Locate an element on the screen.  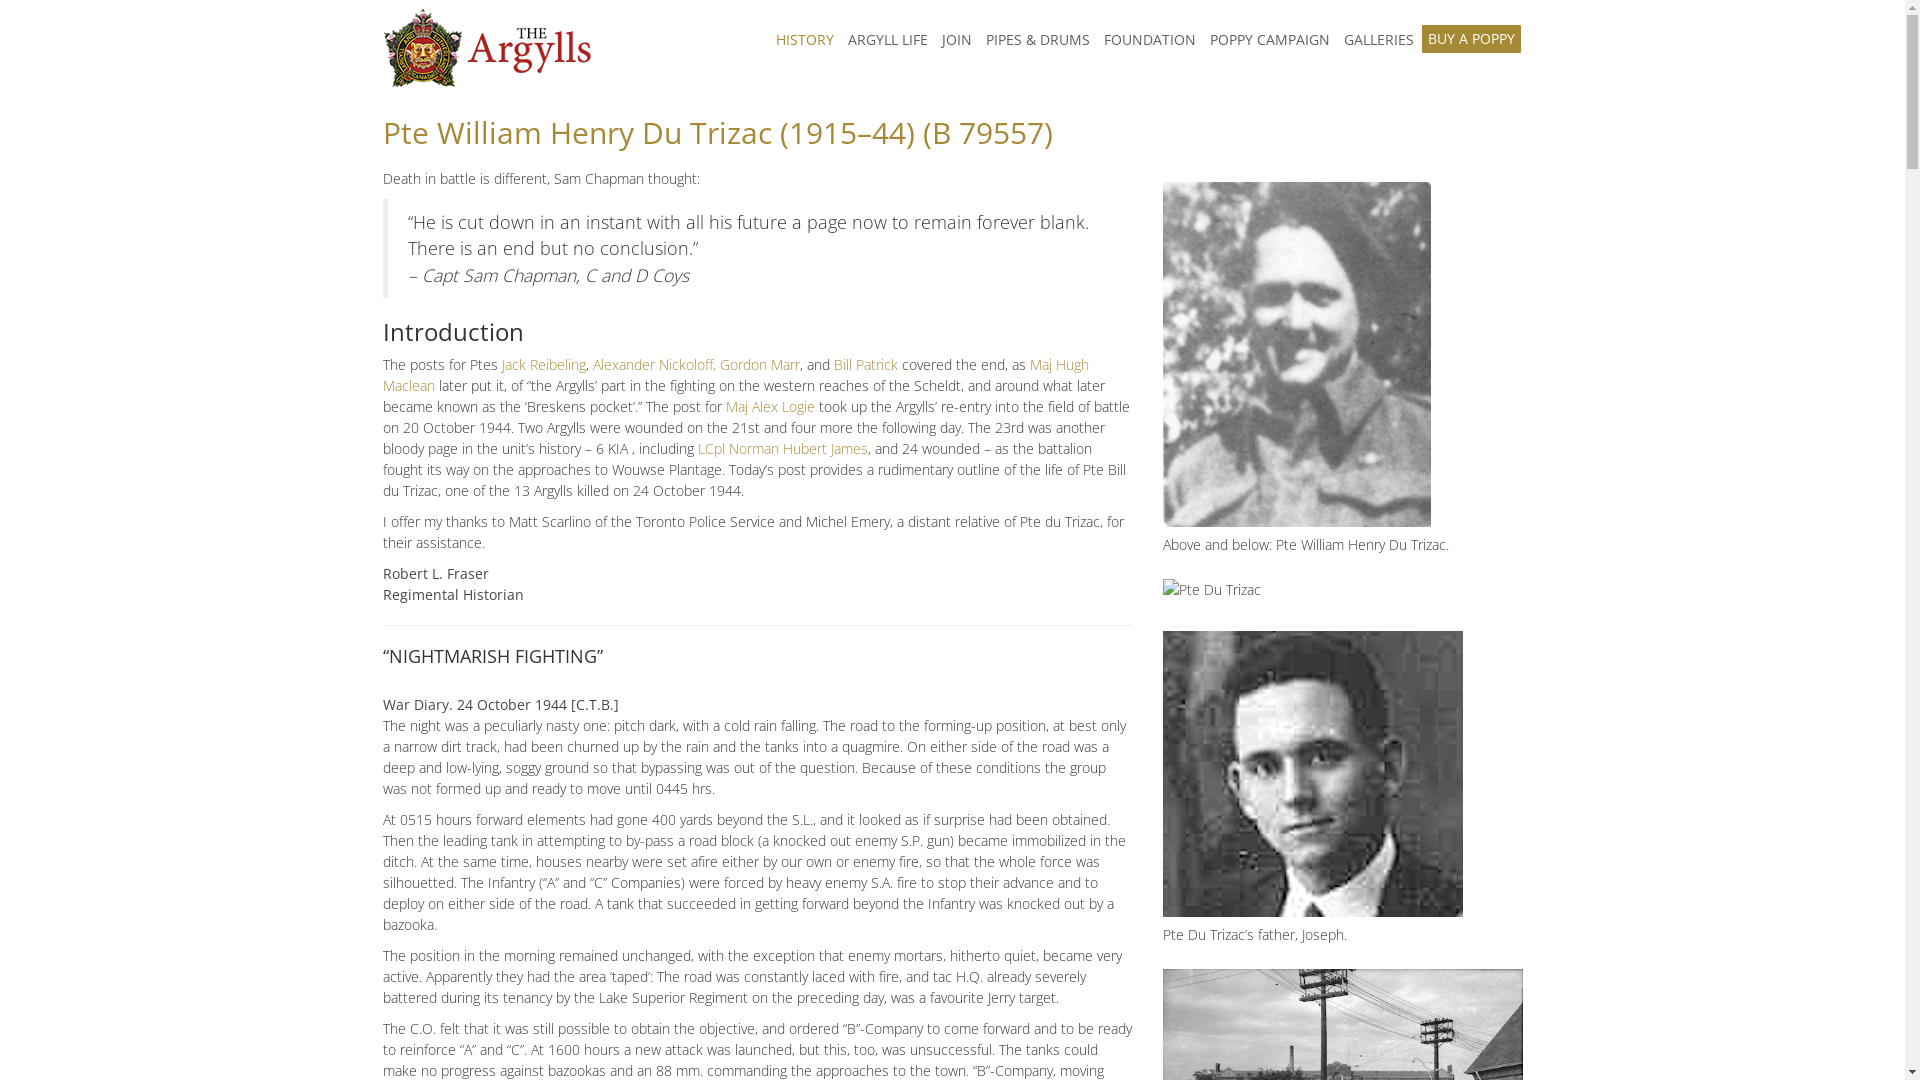
'Bill Patrick' is located at coordinates (865, 364).